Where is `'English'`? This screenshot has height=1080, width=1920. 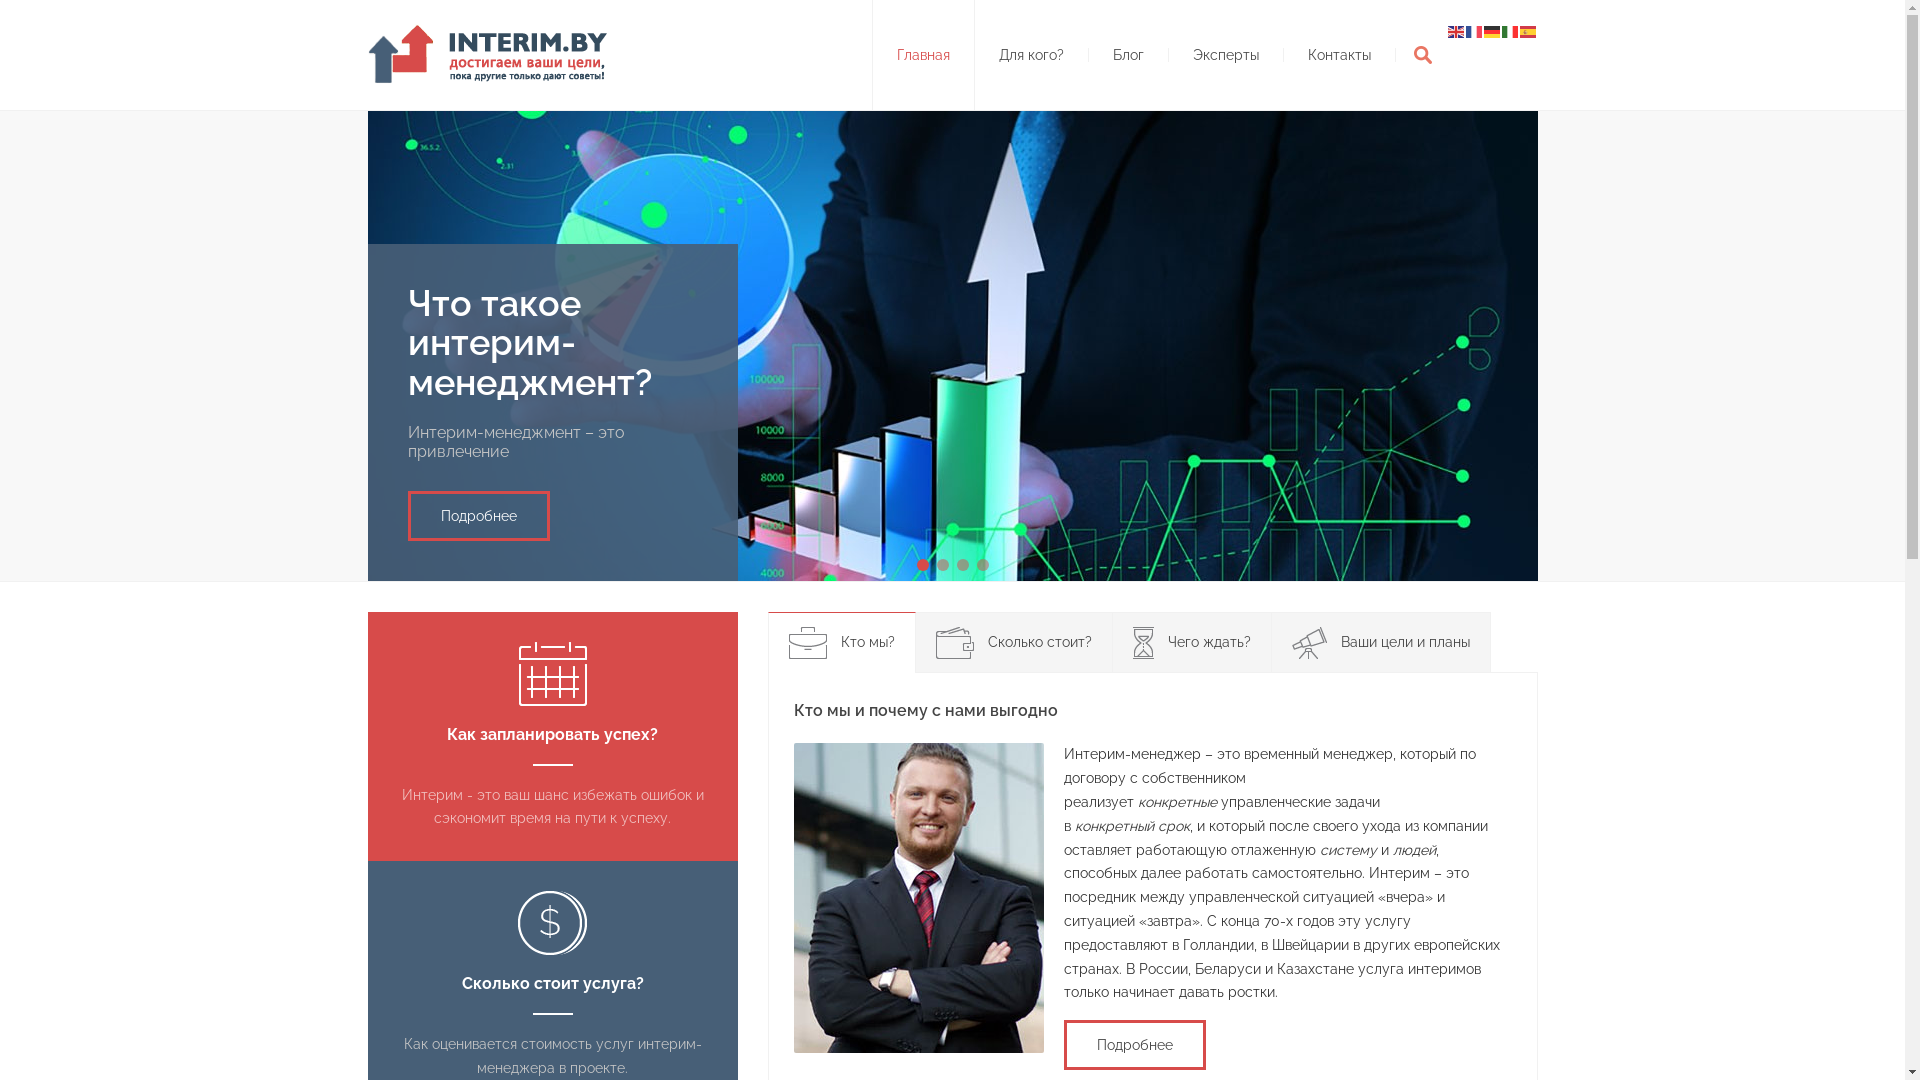
'English' is located at coordinates (1457, 30).